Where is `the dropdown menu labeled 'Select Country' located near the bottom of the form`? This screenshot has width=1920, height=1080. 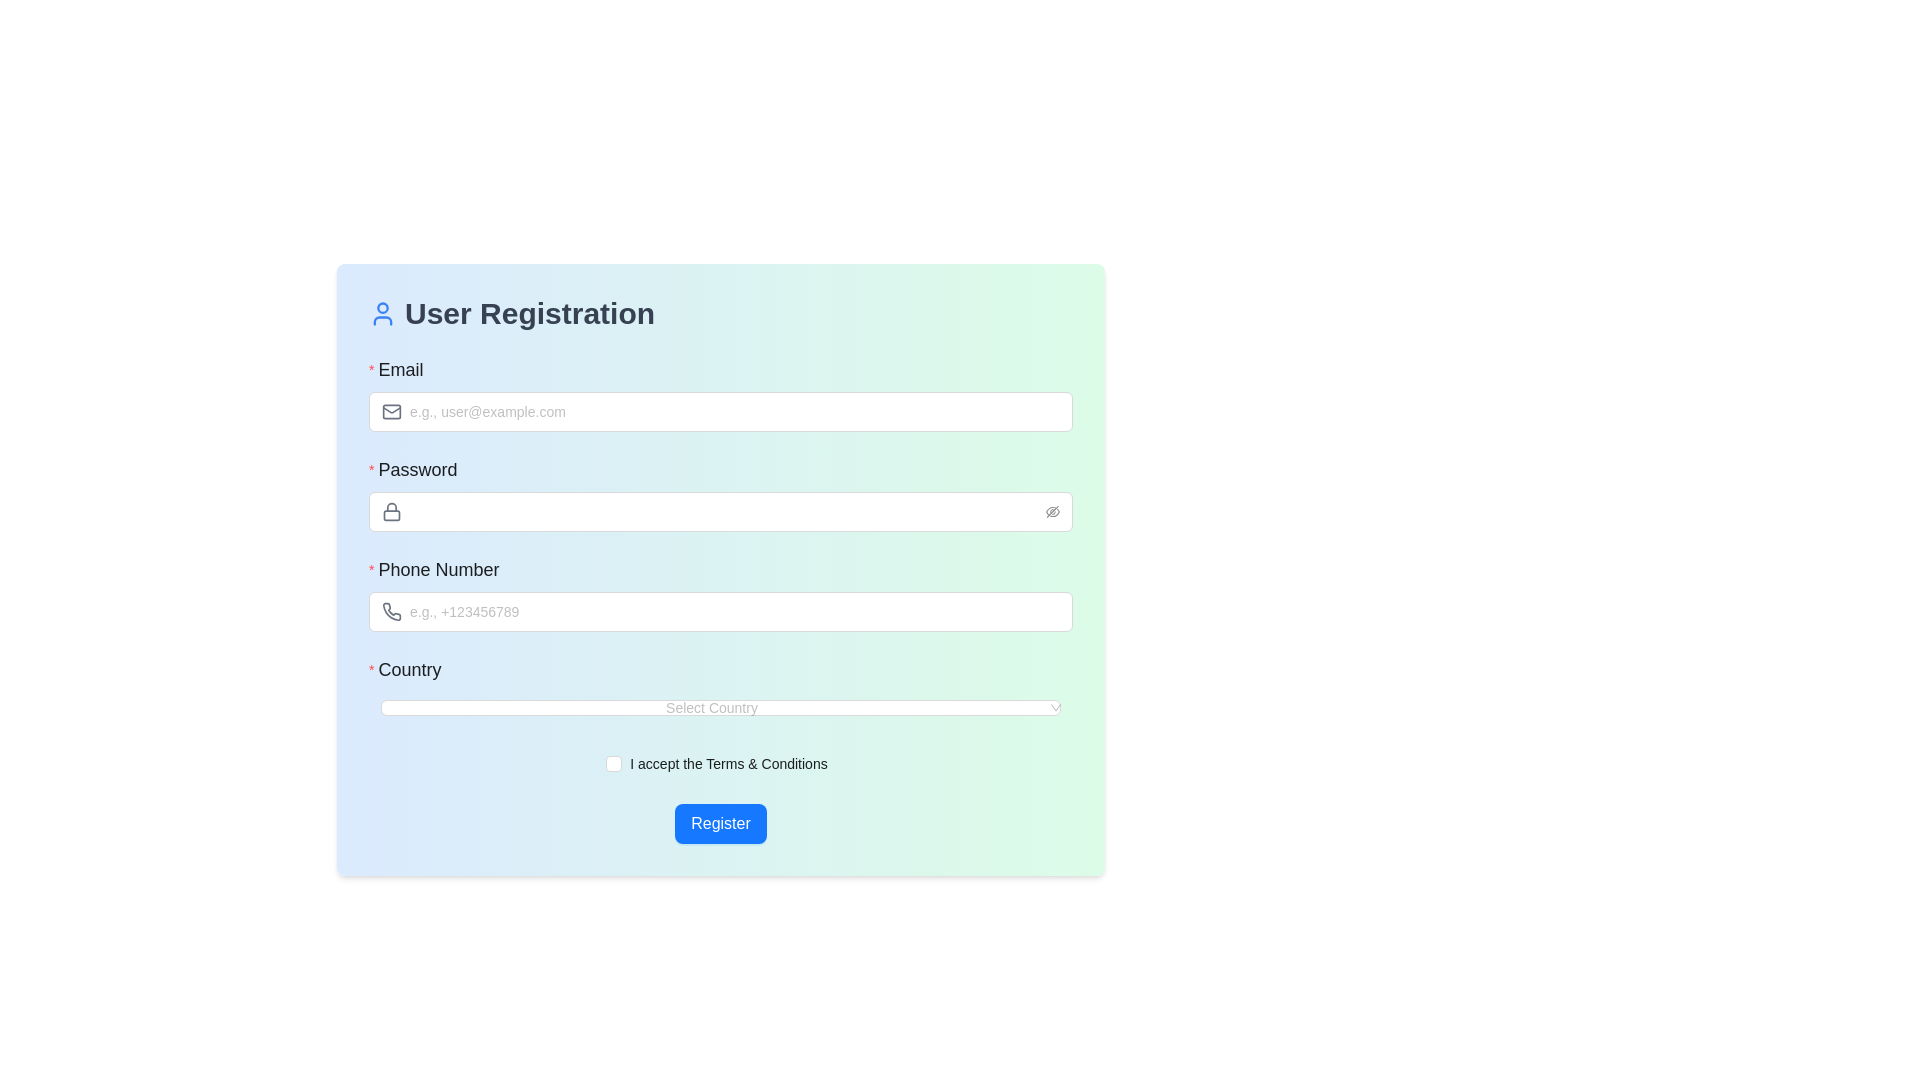
the dropdown menu labeled 'Select Country' located near the bottom of the form is located at coordinates (720, 707).